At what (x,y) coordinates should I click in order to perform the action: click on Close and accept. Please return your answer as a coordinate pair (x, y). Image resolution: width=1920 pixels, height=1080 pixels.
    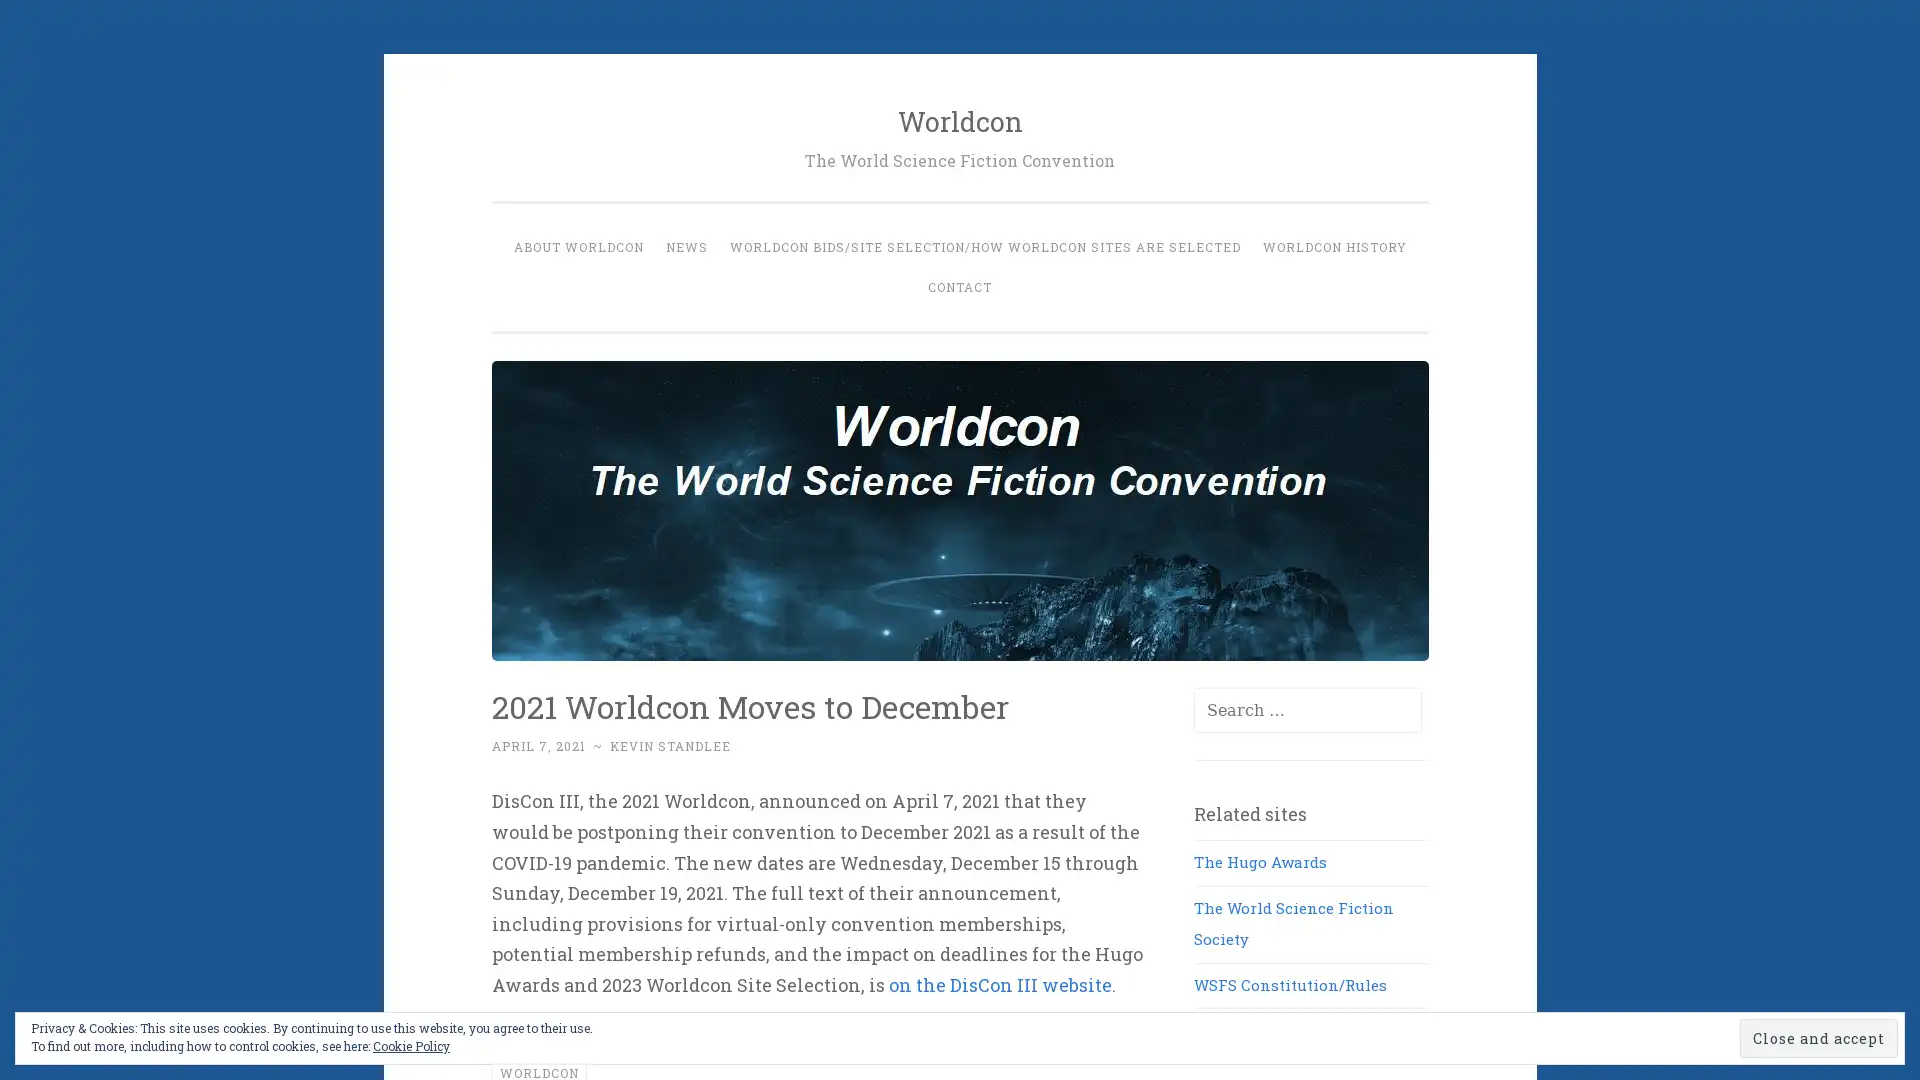
    Looking at the image, I should click on (1819, 1037).